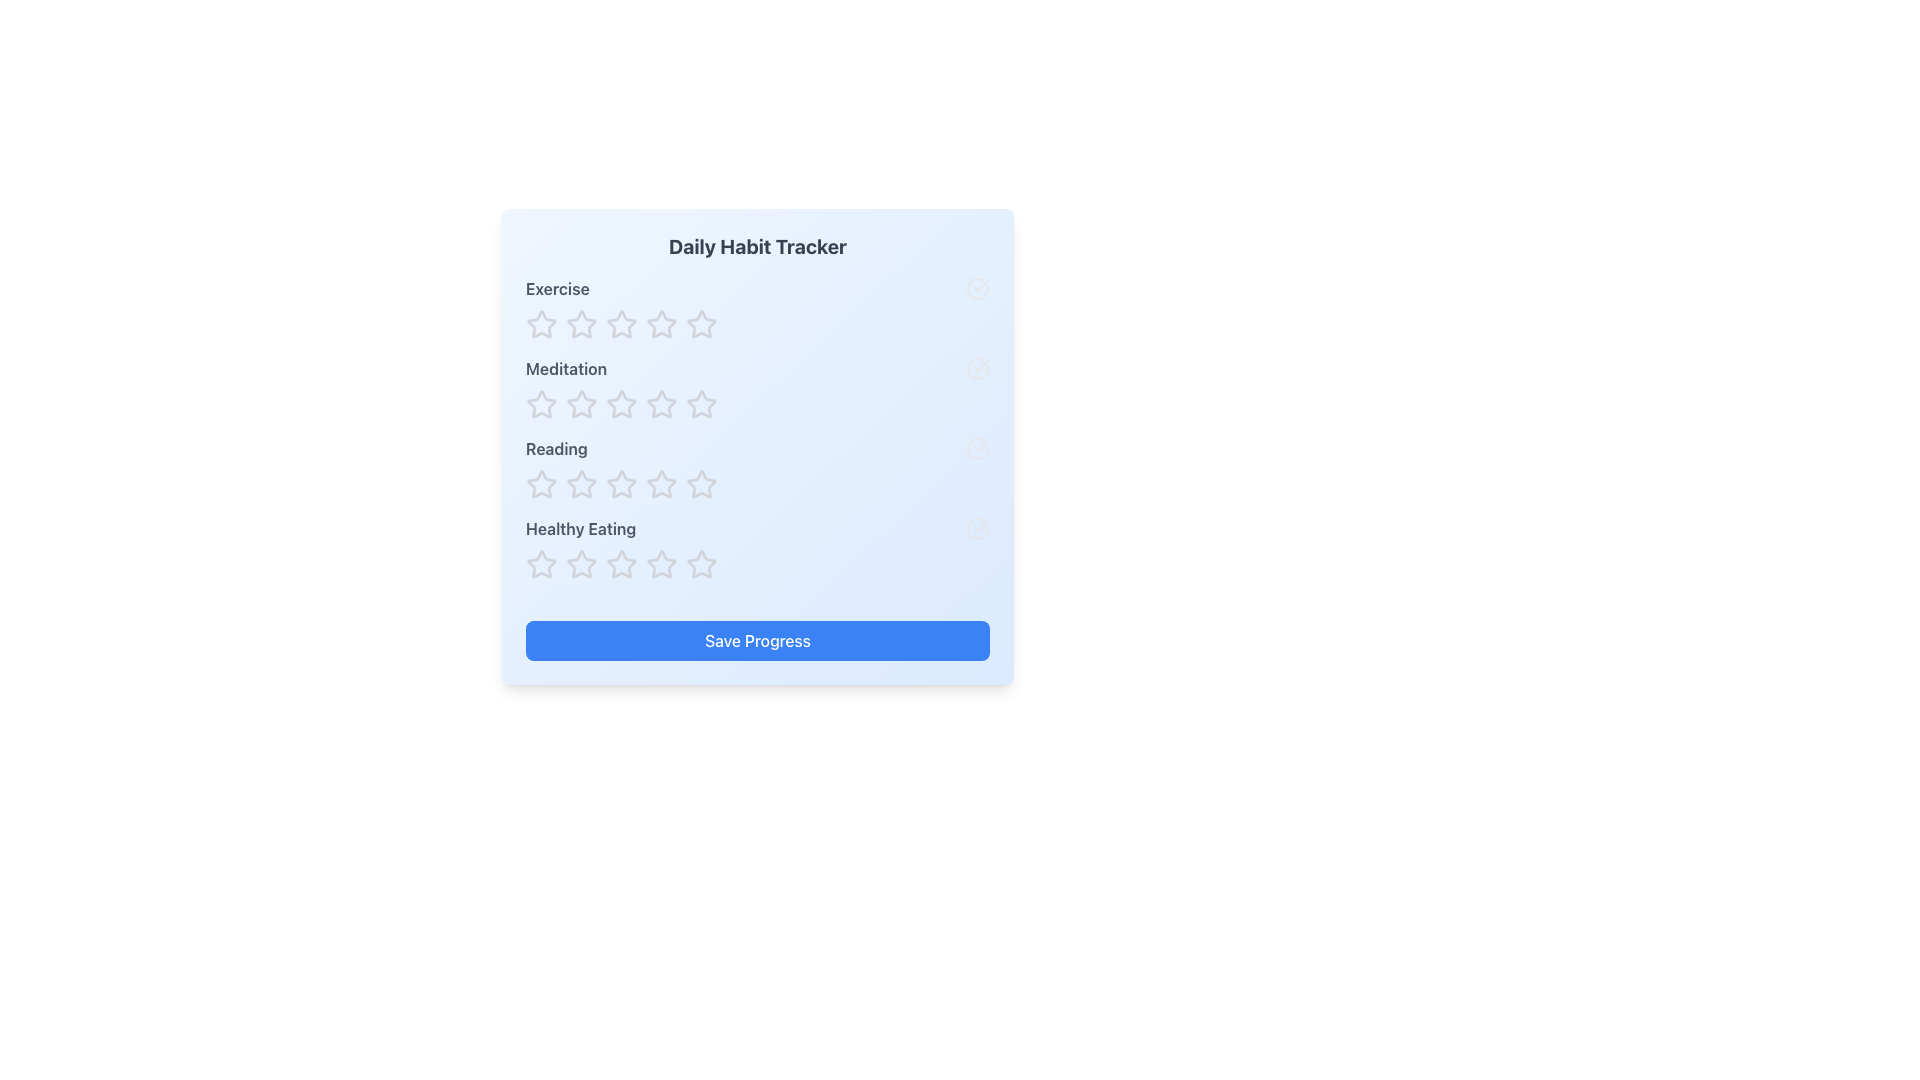  What do you see at coordinates (621, 484) in the screenshot?
I see `the third star-shaped icon in the 5-star rating system for keyboard interaction in the 'Reading' section of the habit tracker interface` at bounding box center [621, 484].